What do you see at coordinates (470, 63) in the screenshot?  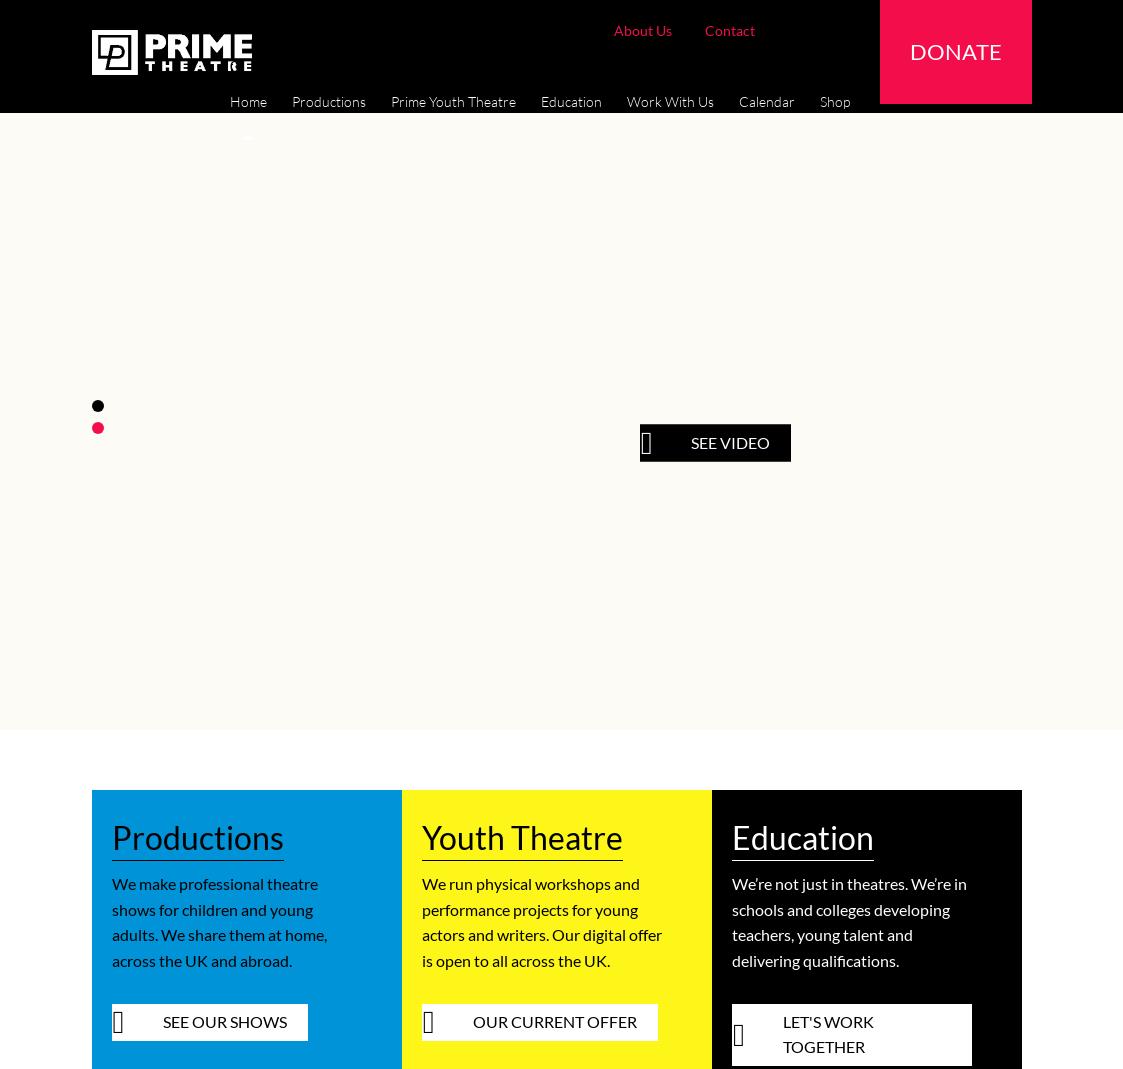 I see `'£50'` at bounding box center [470, 63].